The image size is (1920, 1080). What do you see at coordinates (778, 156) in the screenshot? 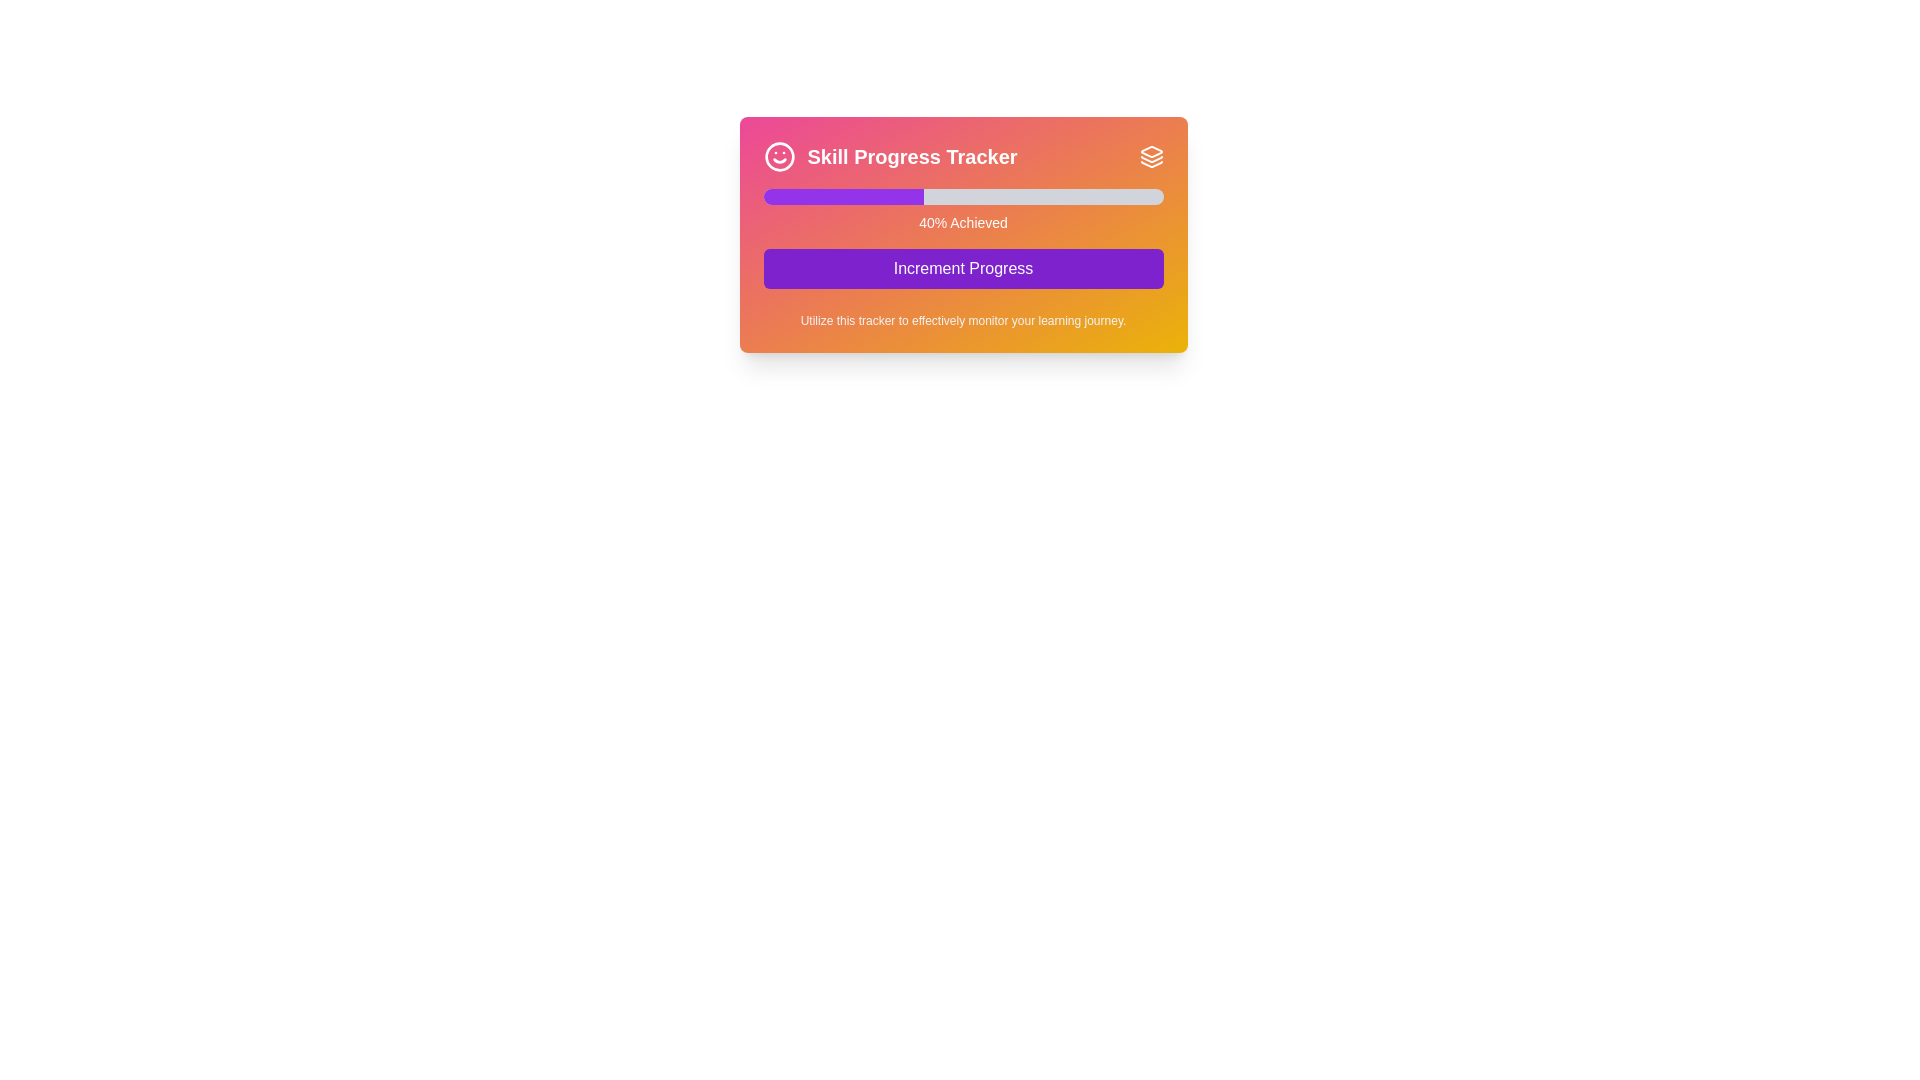
I see `the Decorative Icon, a circular icon depicting a smiling face, located to the left of the title text 'Skill Progress Tracker'` at bounding box center [778, 156].